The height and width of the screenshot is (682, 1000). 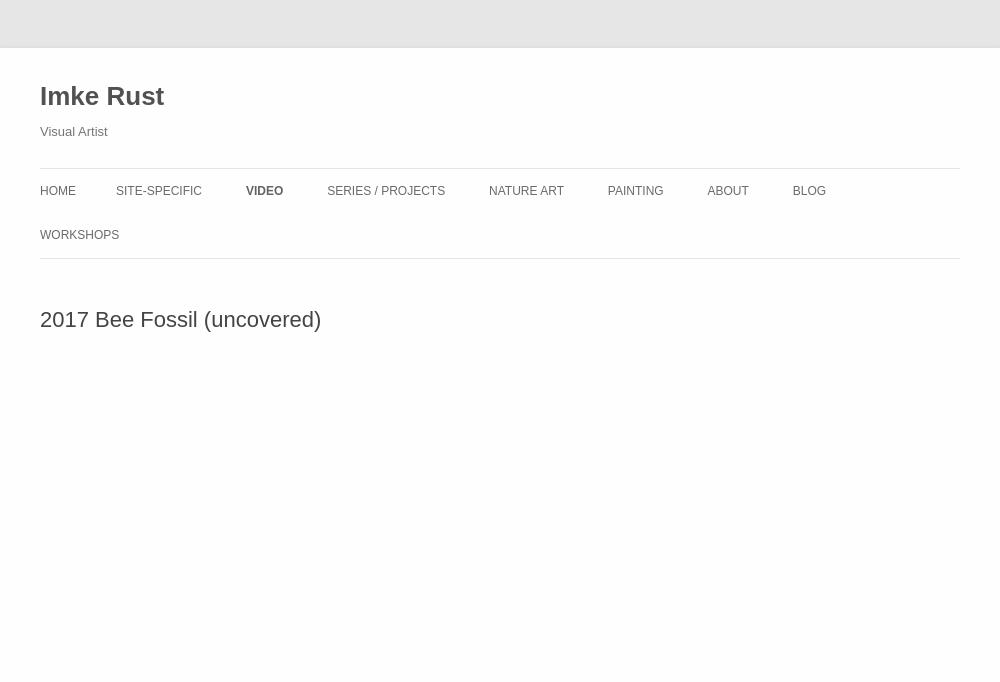 I want to click on 'Nature Art', so click(x=526, y=191).